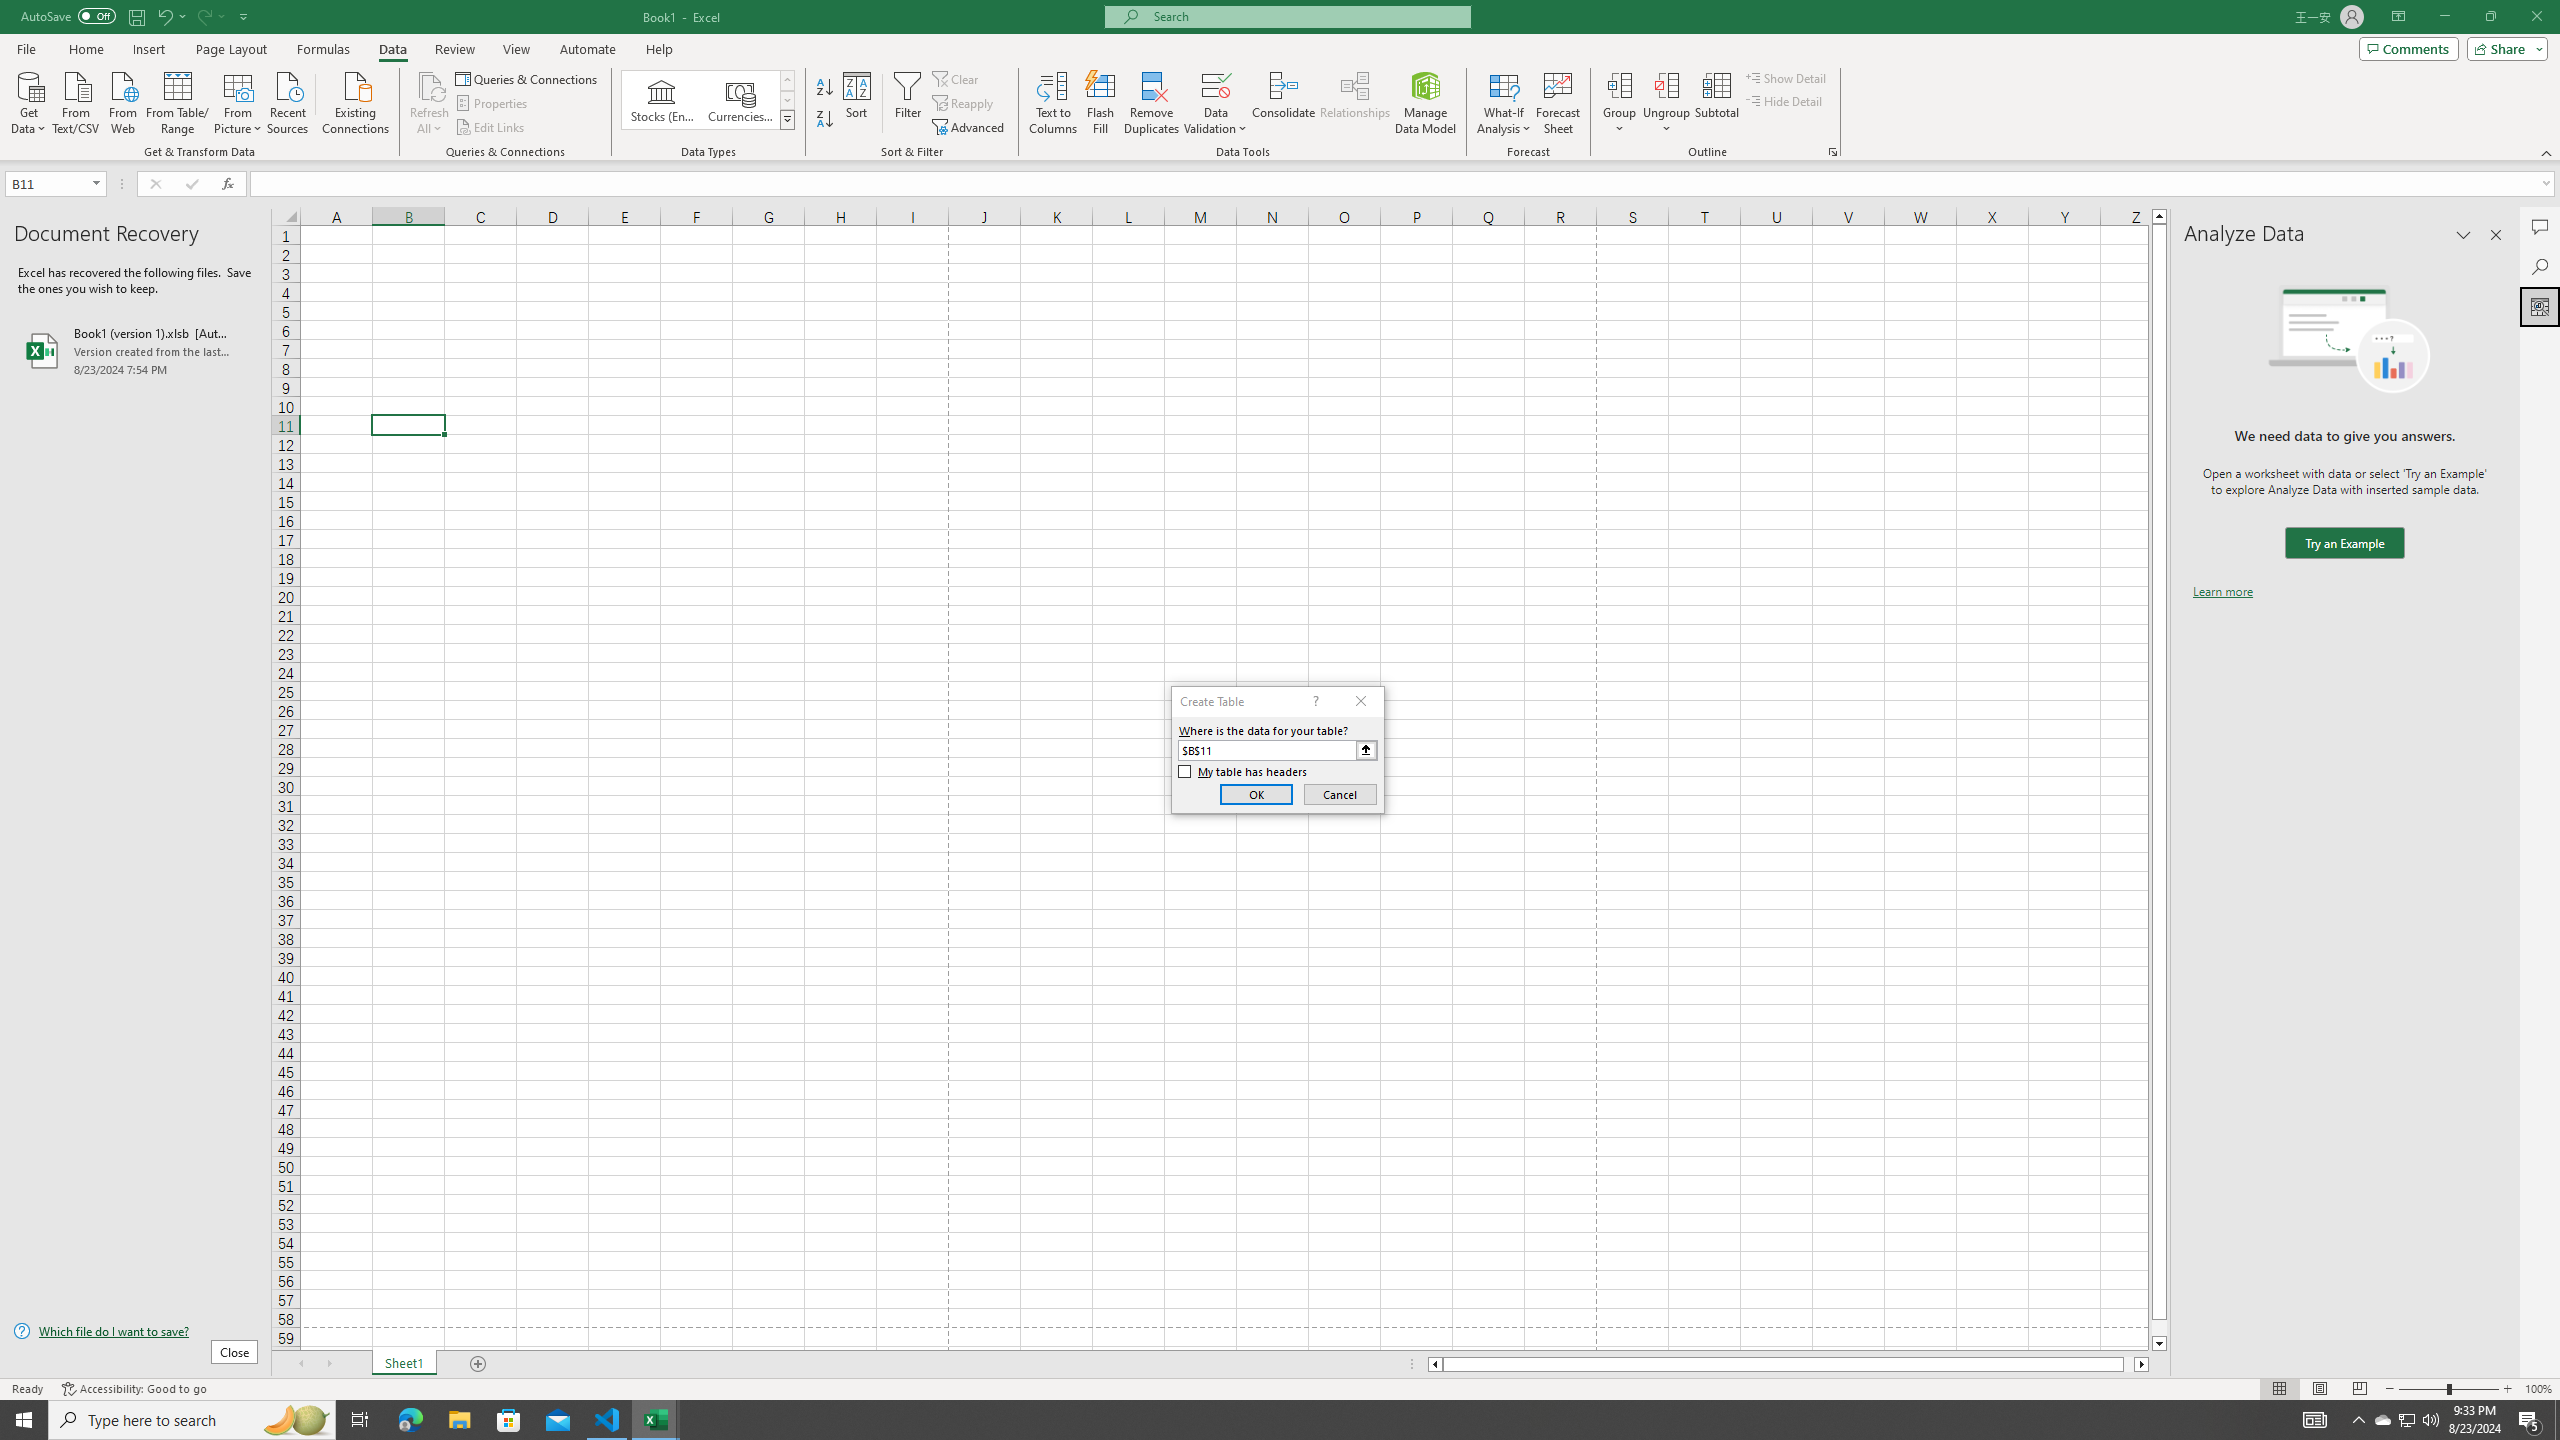 This screenshot has height=1440, width=2560. What do you see at coordinates (299, 1363) in the screenshot?
I see `'Scroll Left'` at bounding box center [299, 1363].